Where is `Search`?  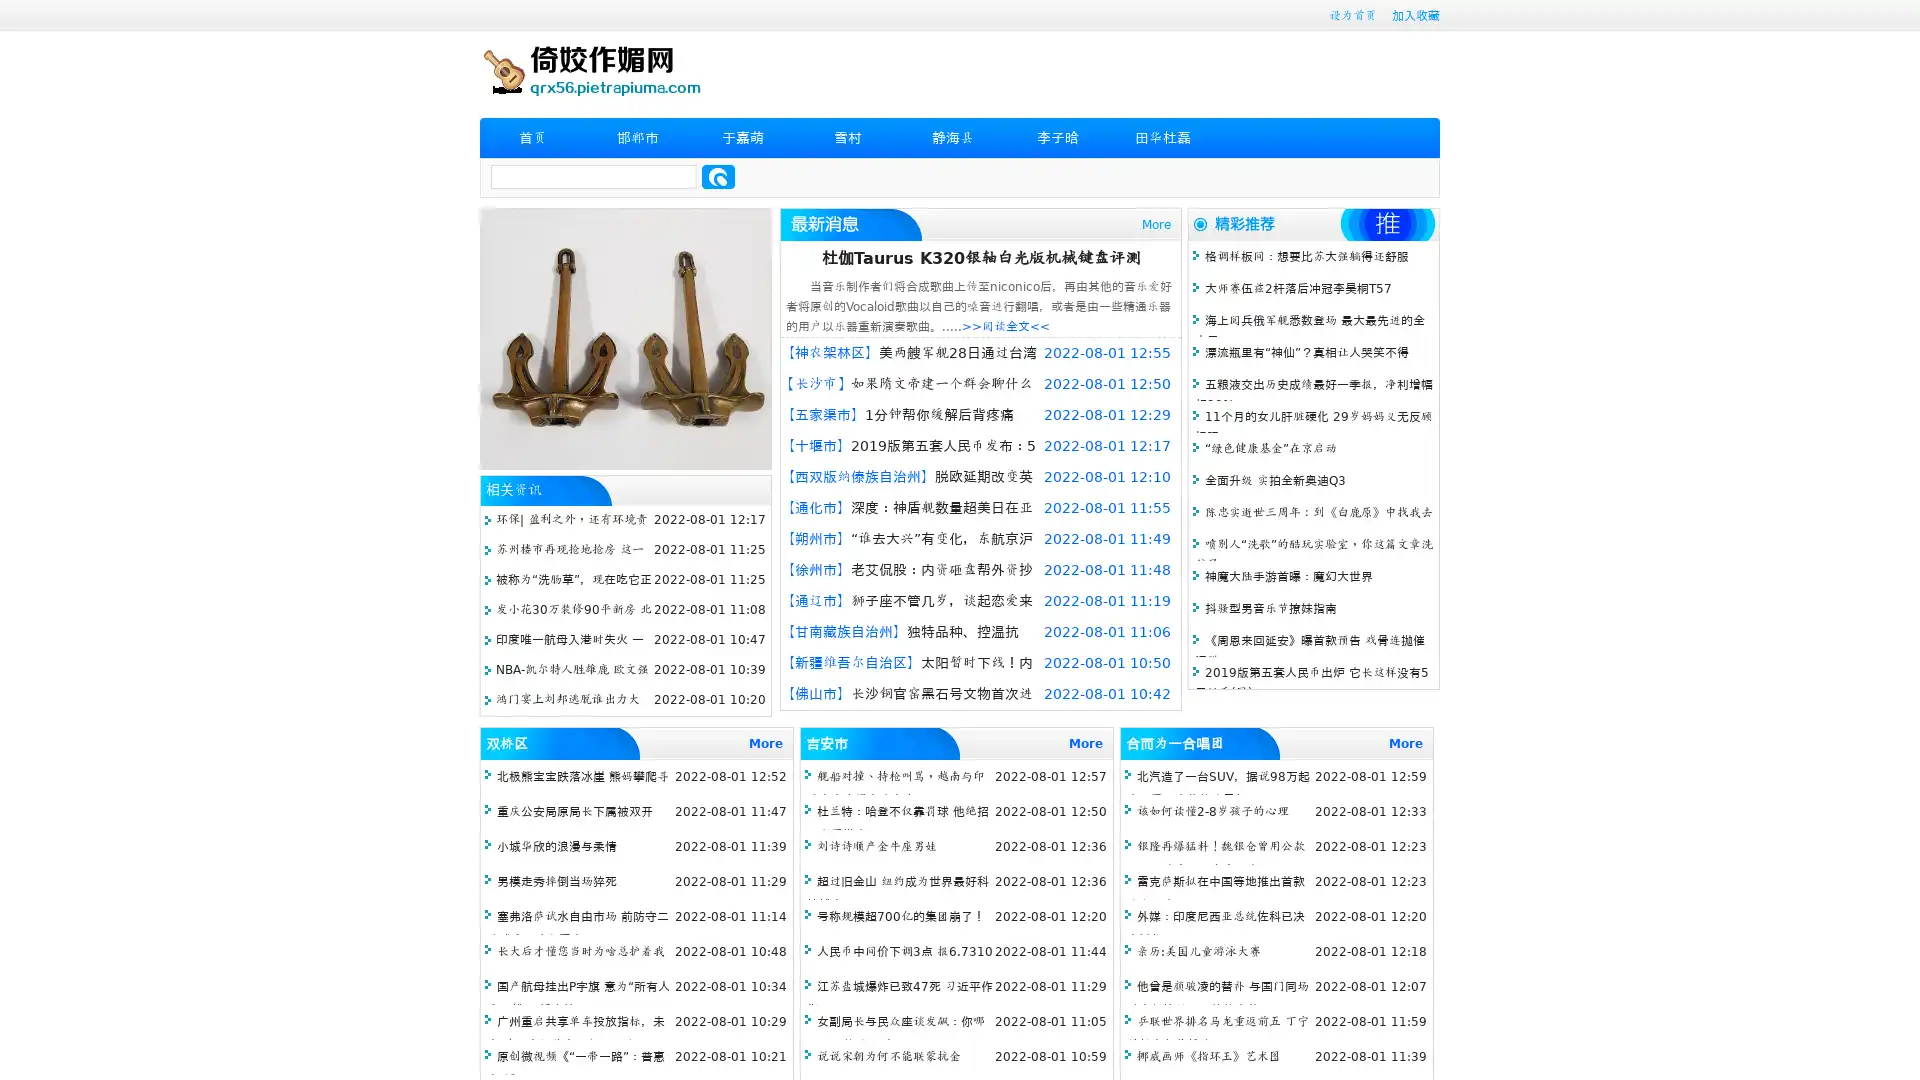 Search is located at coordinates (718, 176).